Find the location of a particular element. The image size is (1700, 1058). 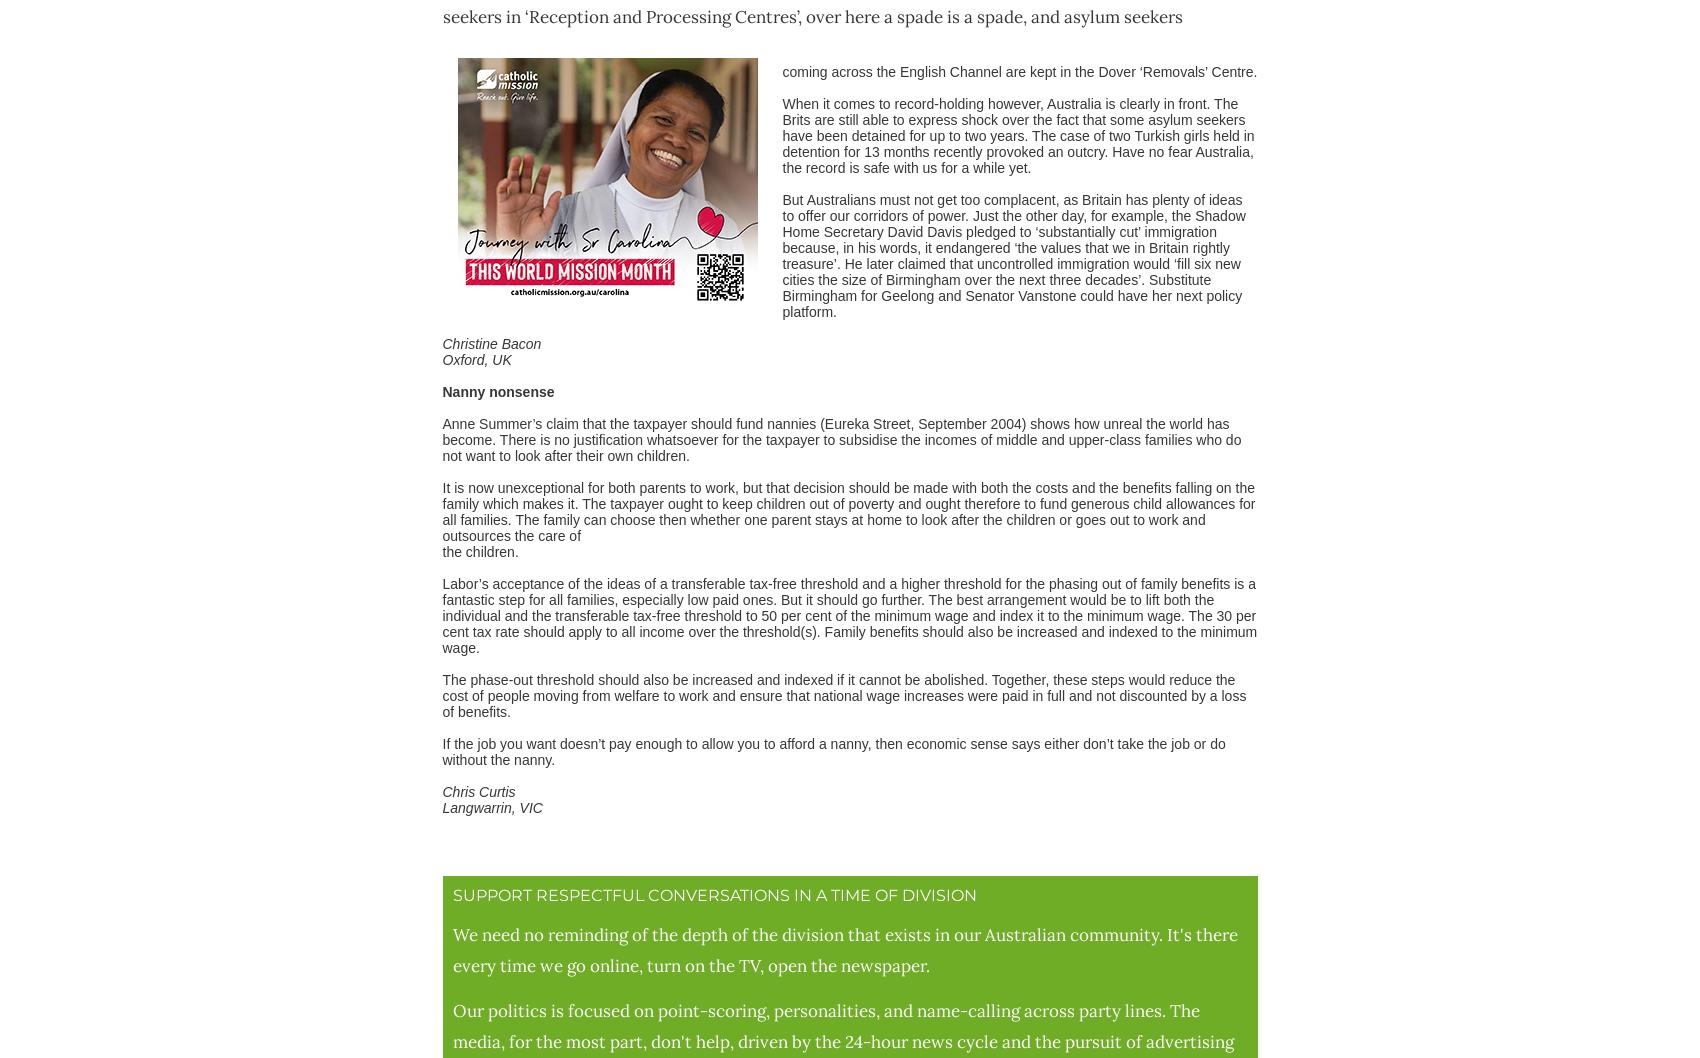

'We need no reminding of the depth of the division that exists in our Australian community. It's there every time we go online, turn on the TV, open the newspaper.' is located at coordinates (843, 949).